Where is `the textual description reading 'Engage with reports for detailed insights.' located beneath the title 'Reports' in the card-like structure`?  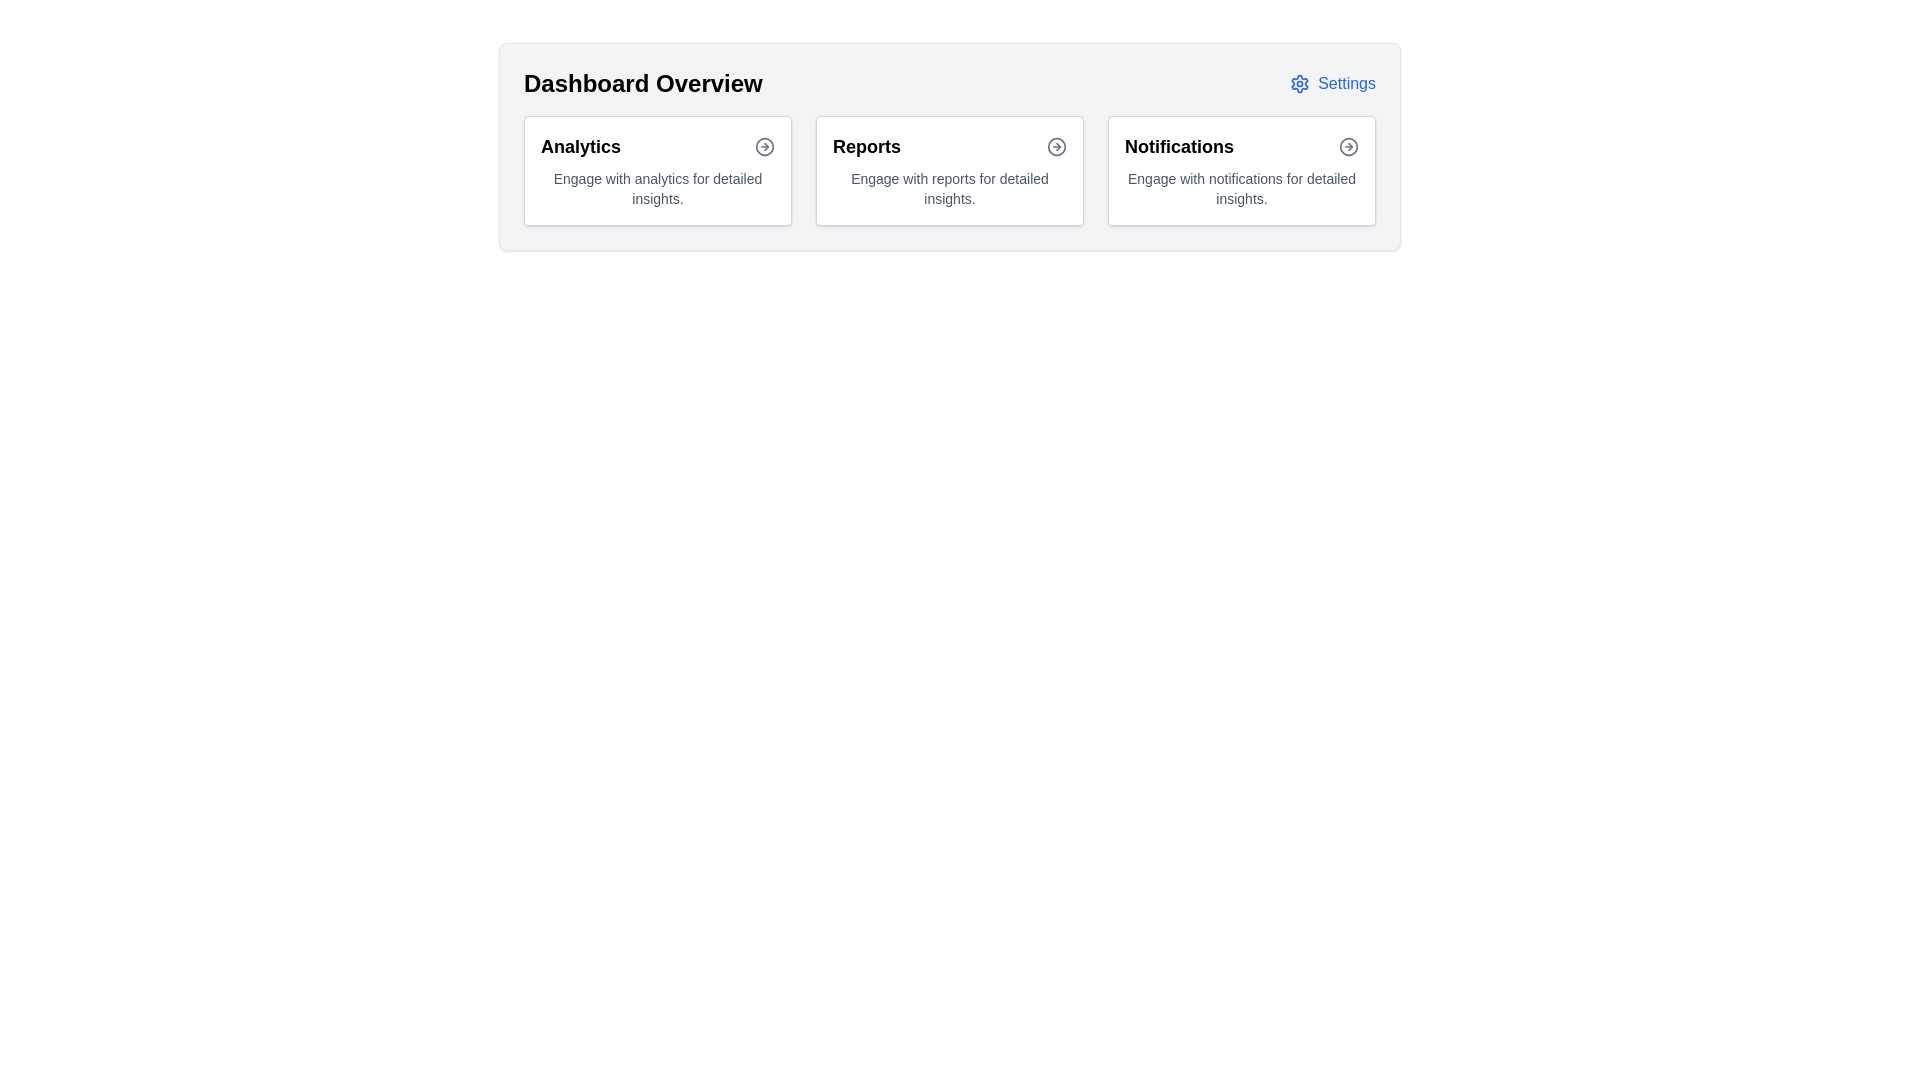 the textual description reading 'Engage with reports for detailed insights.' located beneath the title 'Reports' in the card-like structure is located at coordinates (949, 189).